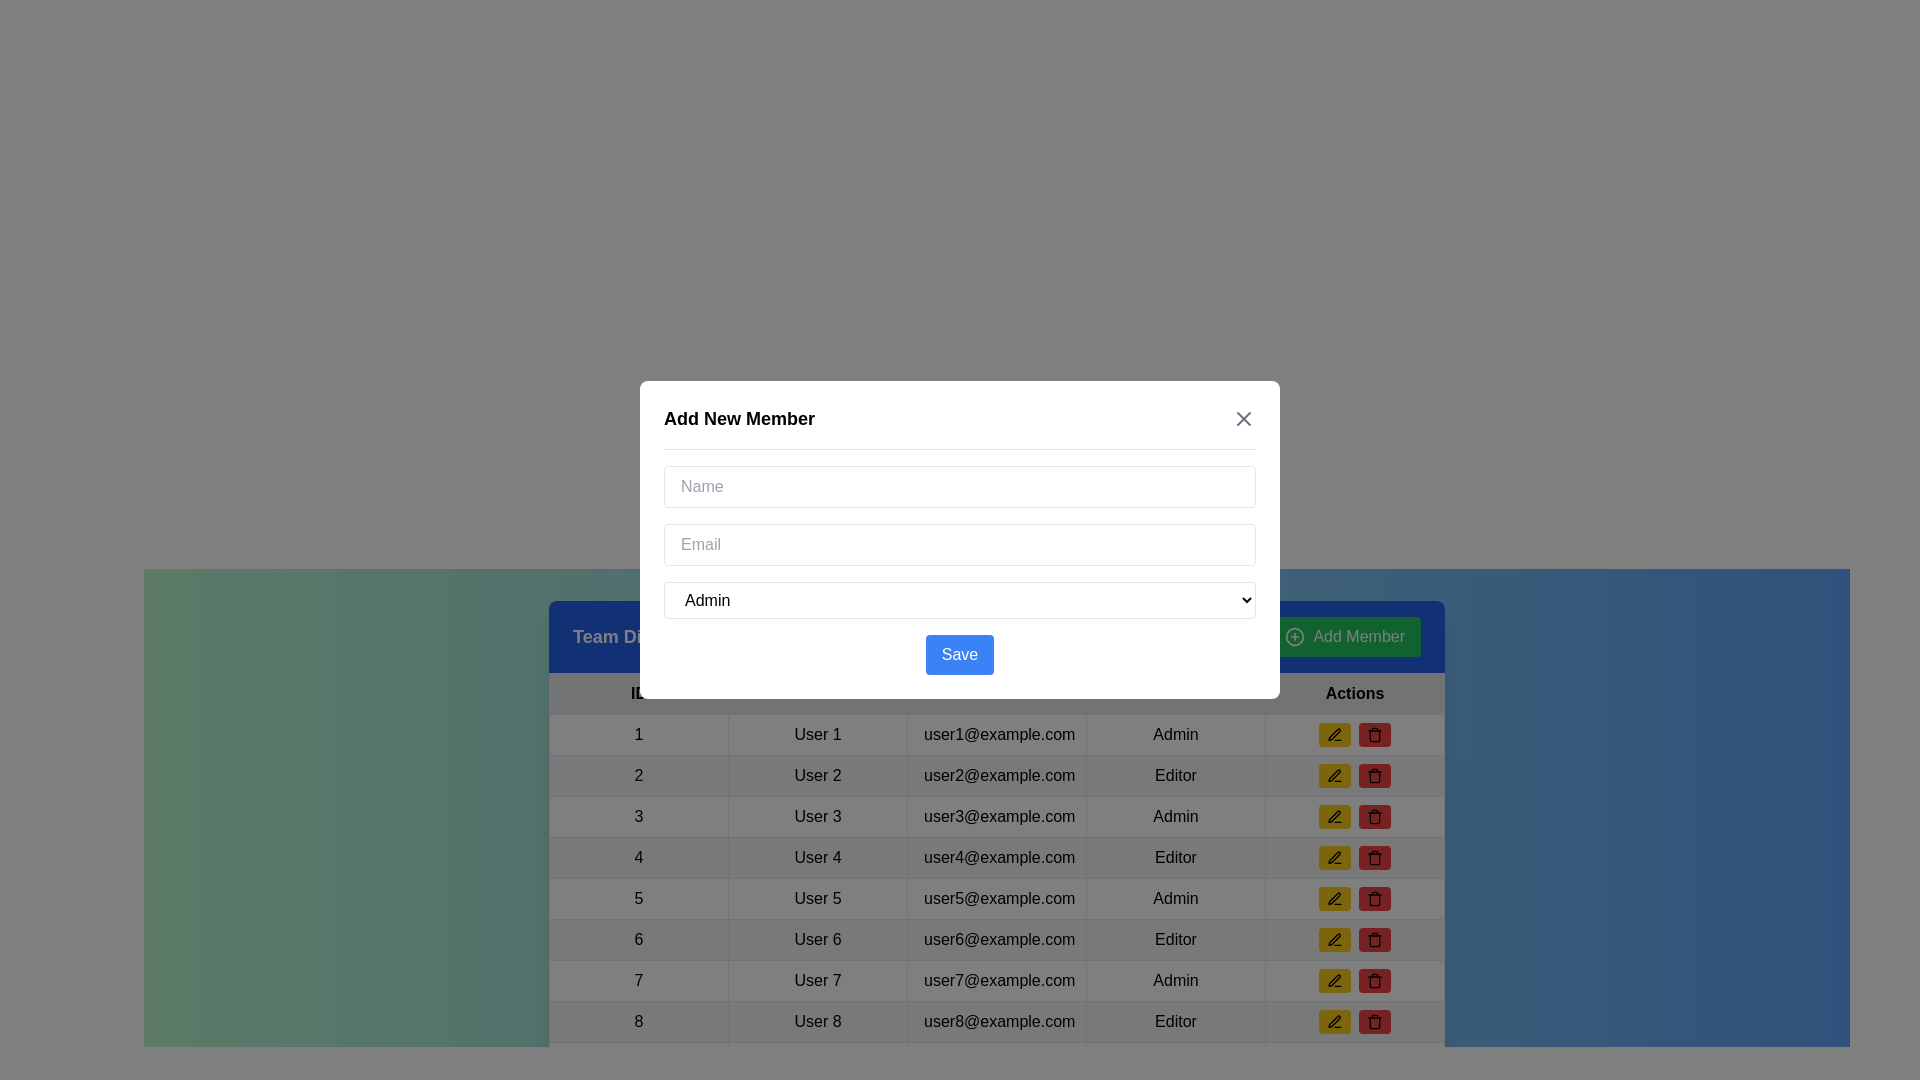 This screenshot has width=1920, height=1080. What do you see at coordinates (1334, 735) in the screenshot?
I see `the square button with a yellow background and a black pen icon in the center, located in the Actions column as the first item to initiate edit mode` at bounding box center [1334, 735].